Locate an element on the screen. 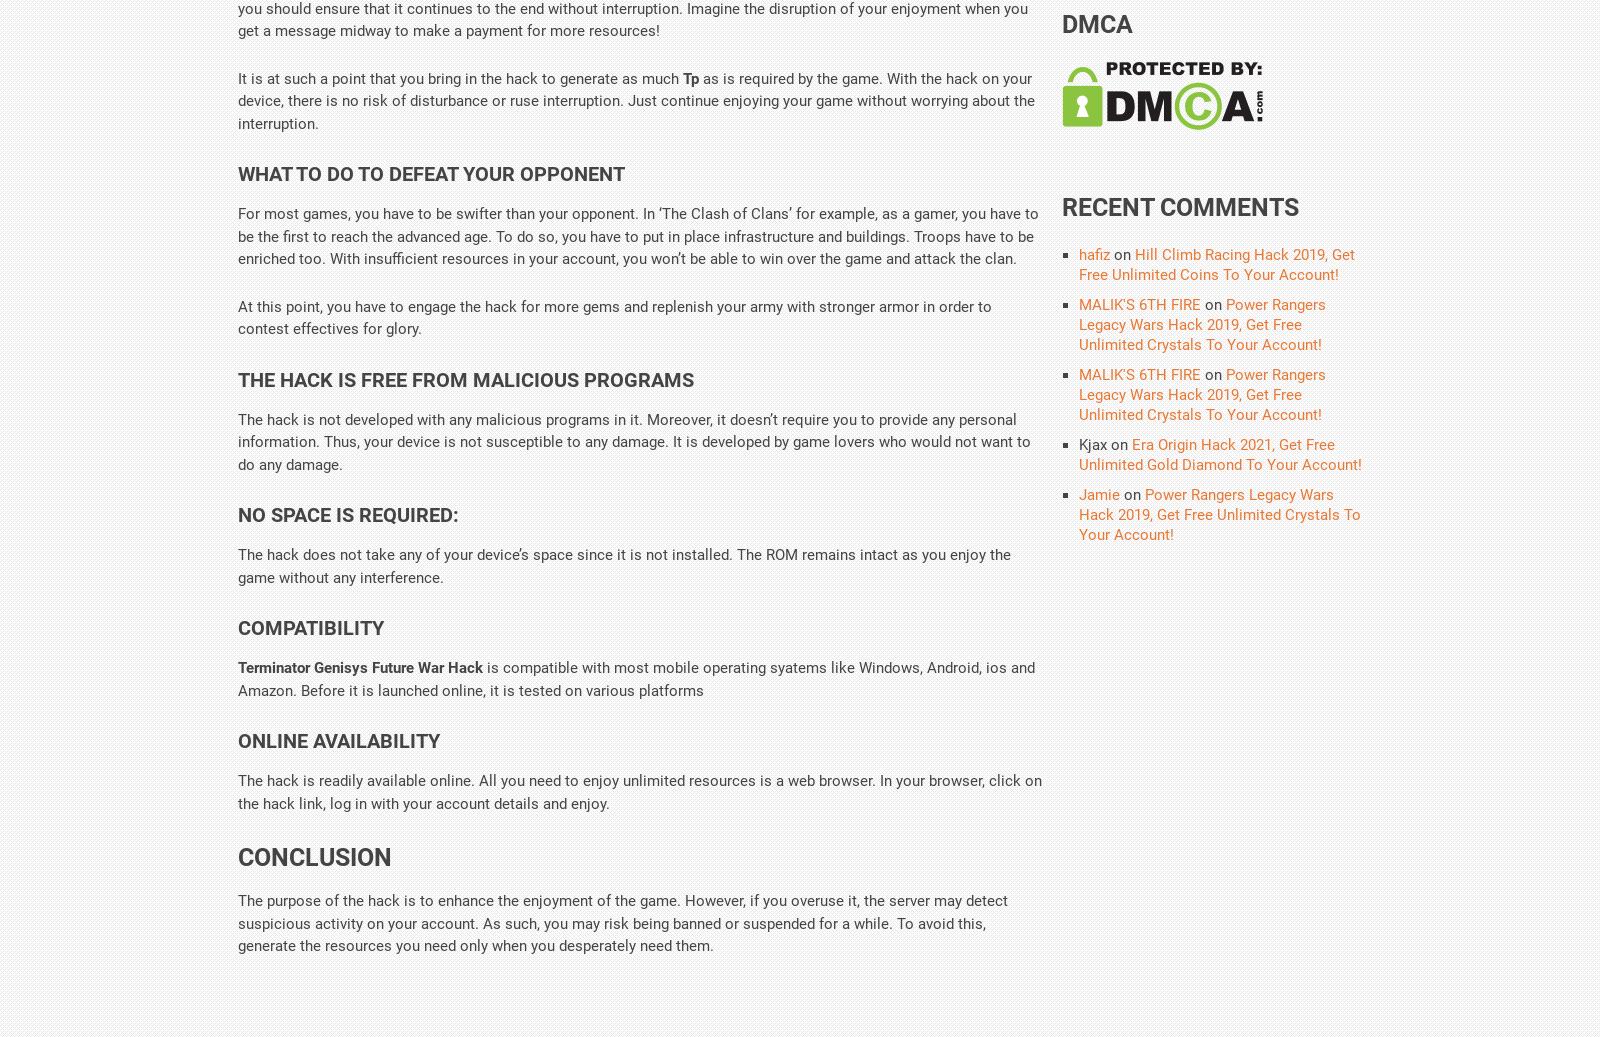  'No Space is Required:' is located at coordinates (237, 513).